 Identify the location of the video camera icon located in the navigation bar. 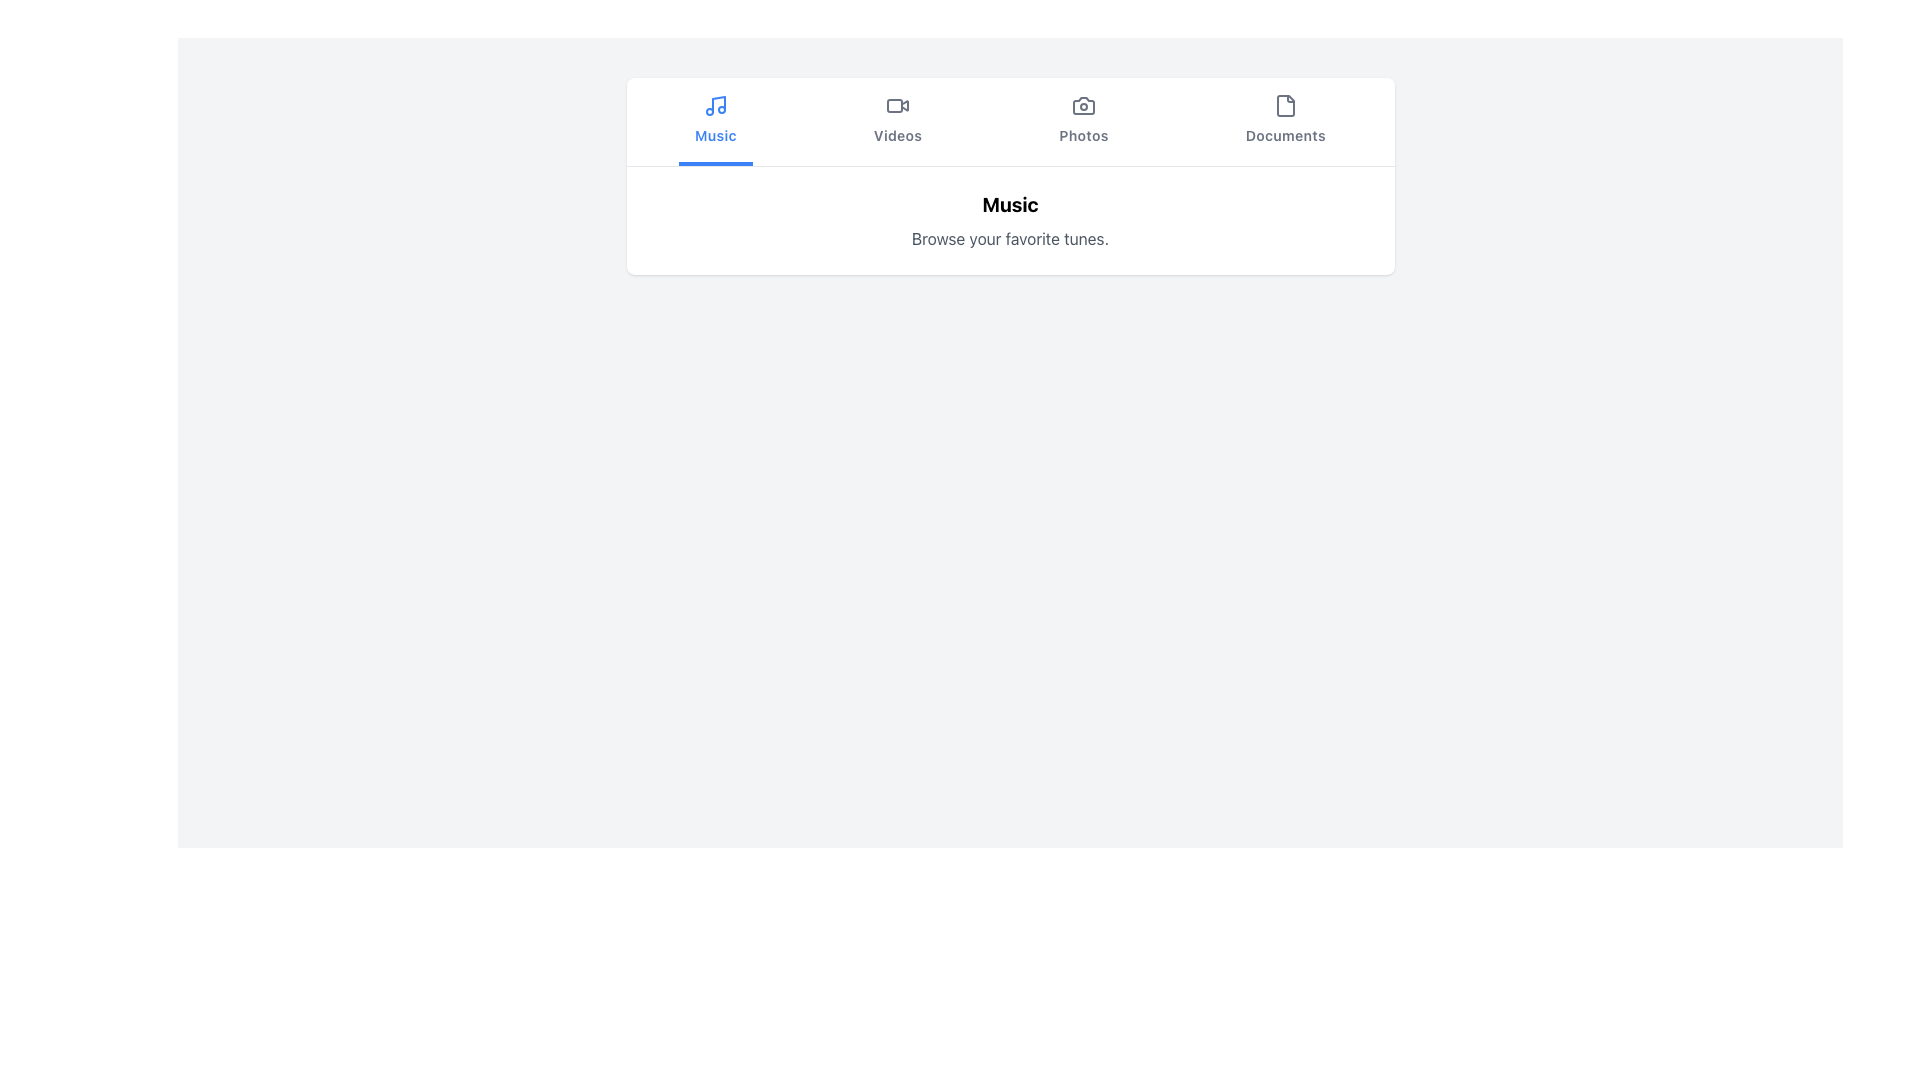
(896, 105).